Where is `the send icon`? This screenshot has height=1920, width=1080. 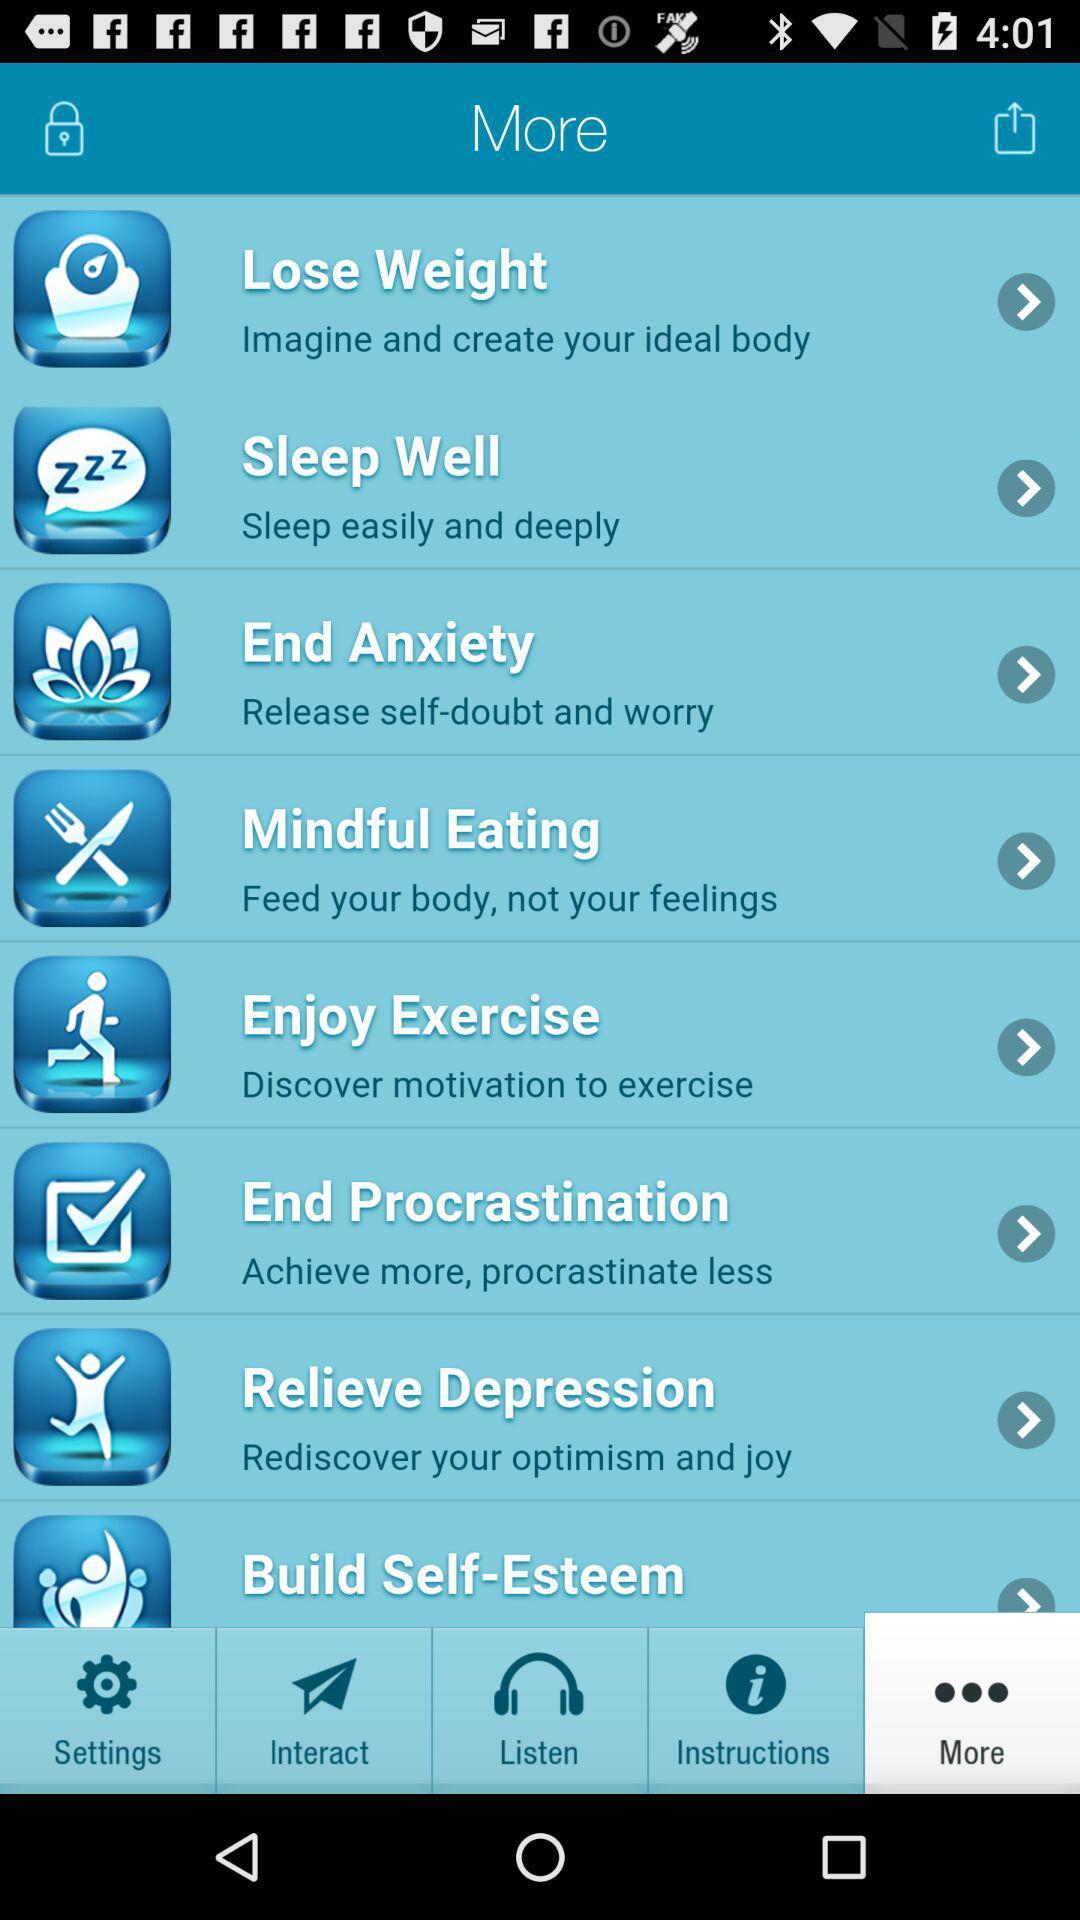 the send icon is located at coordinates (323, 1821).